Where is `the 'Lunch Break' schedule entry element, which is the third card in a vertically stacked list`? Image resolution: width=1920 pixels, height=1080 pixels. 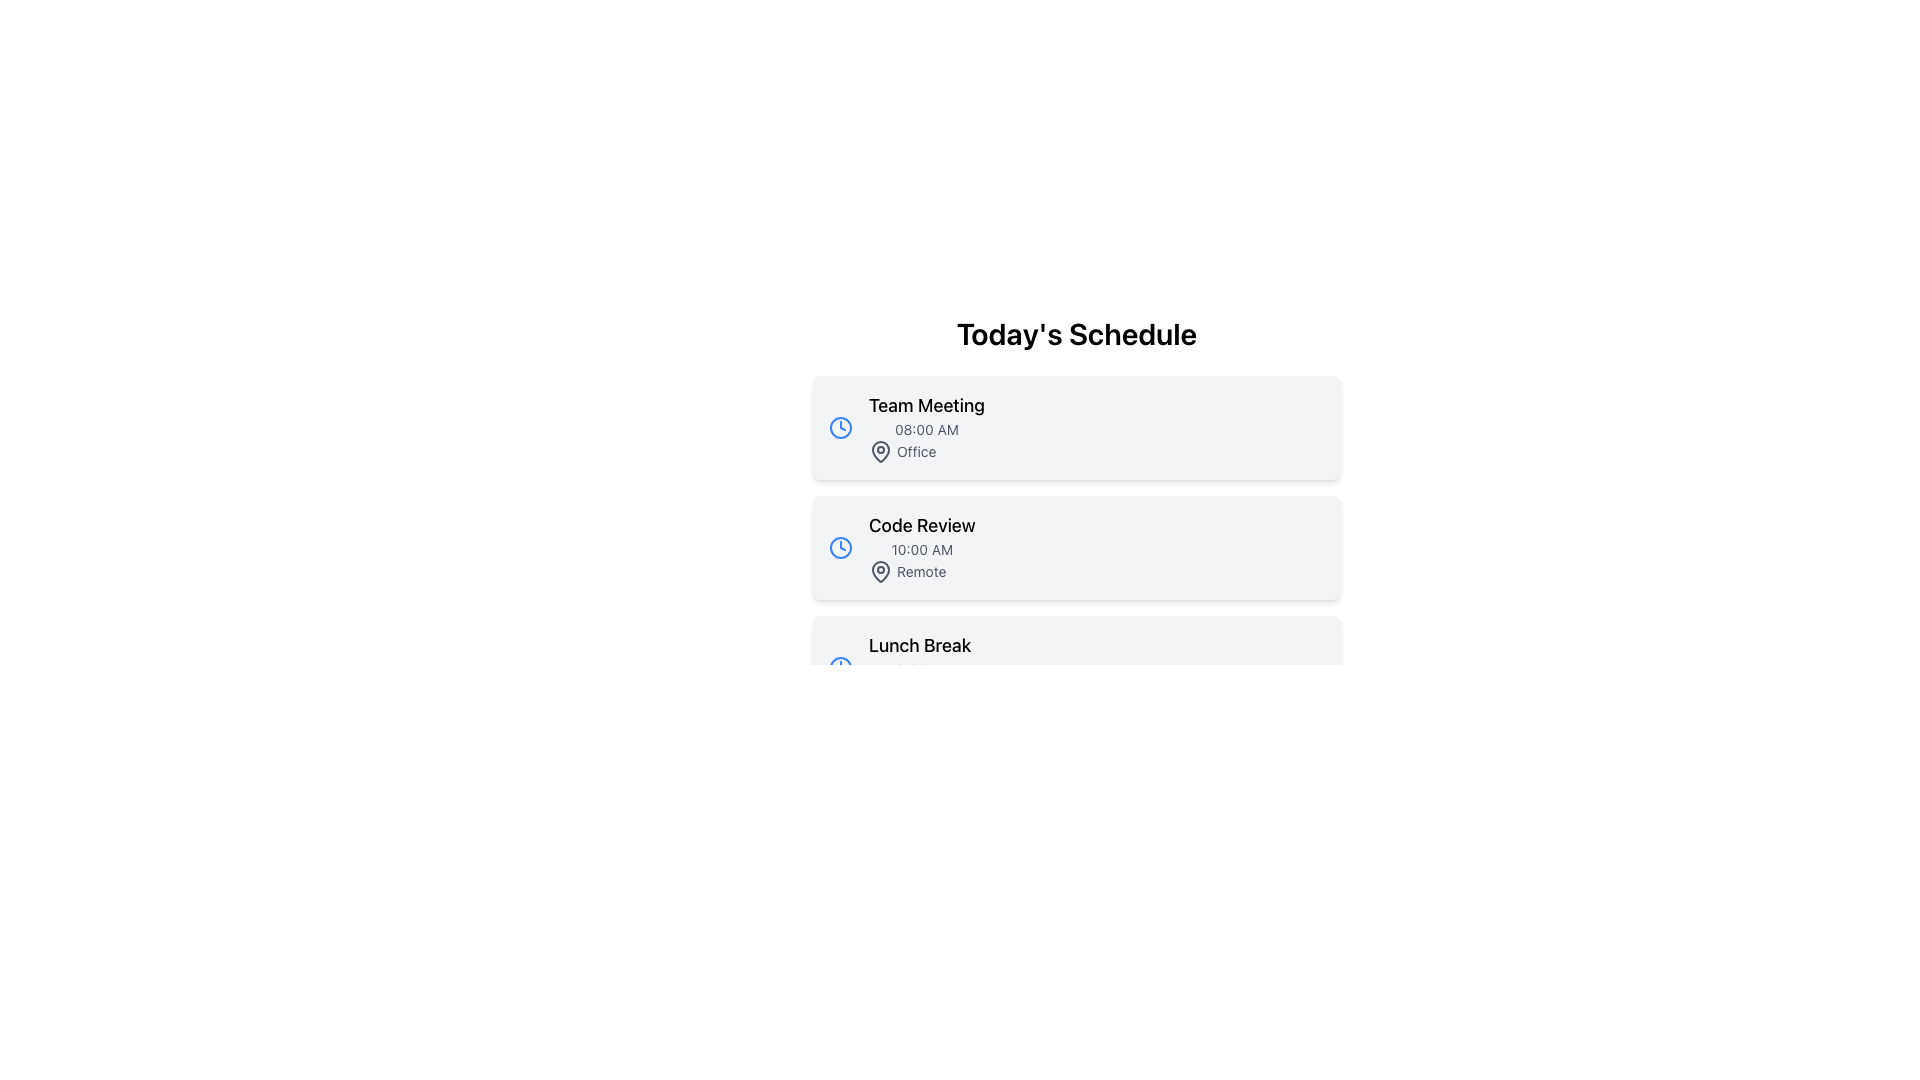 the 'Lunch Break' schedule entry element, which is the third card in a vertically stacked list is located at coordinates (919, 667).